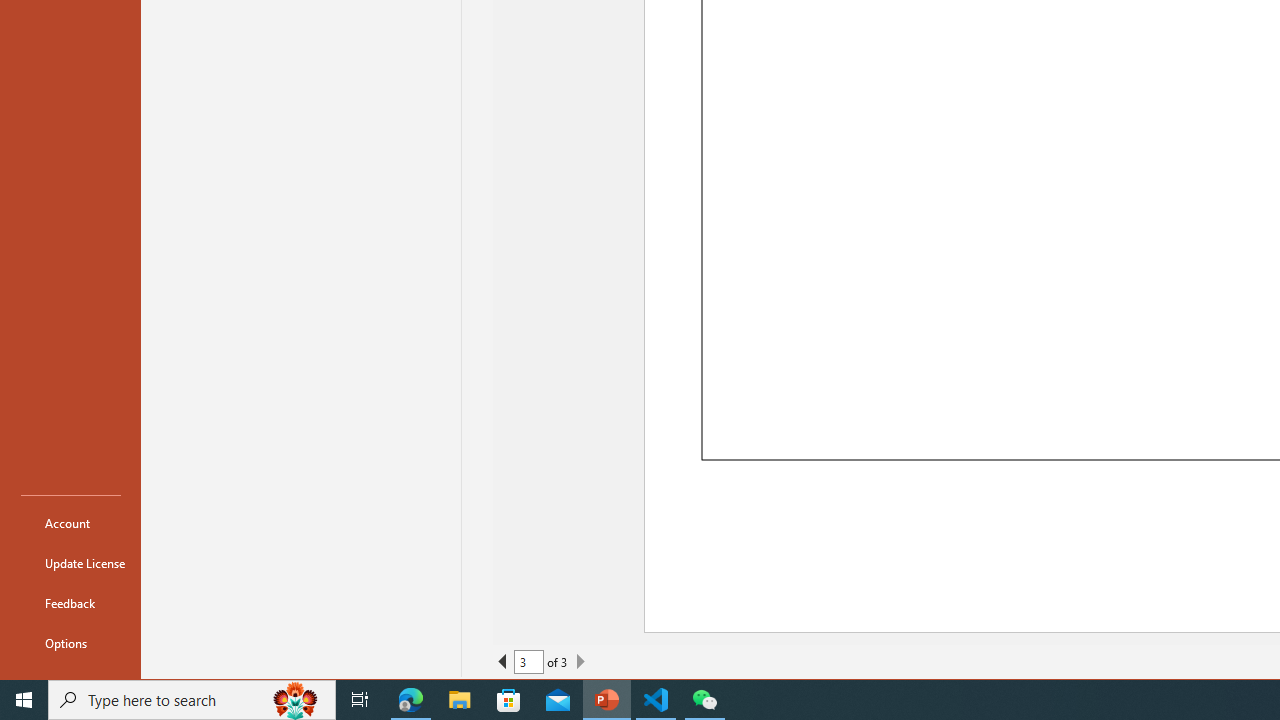 This screenshot has height=720, width=1280. What do you see at coordinates (656, 698) in the screenshot?
I see `'Visual Studio Code - 1 running window'` at bounding box center [656, 698].